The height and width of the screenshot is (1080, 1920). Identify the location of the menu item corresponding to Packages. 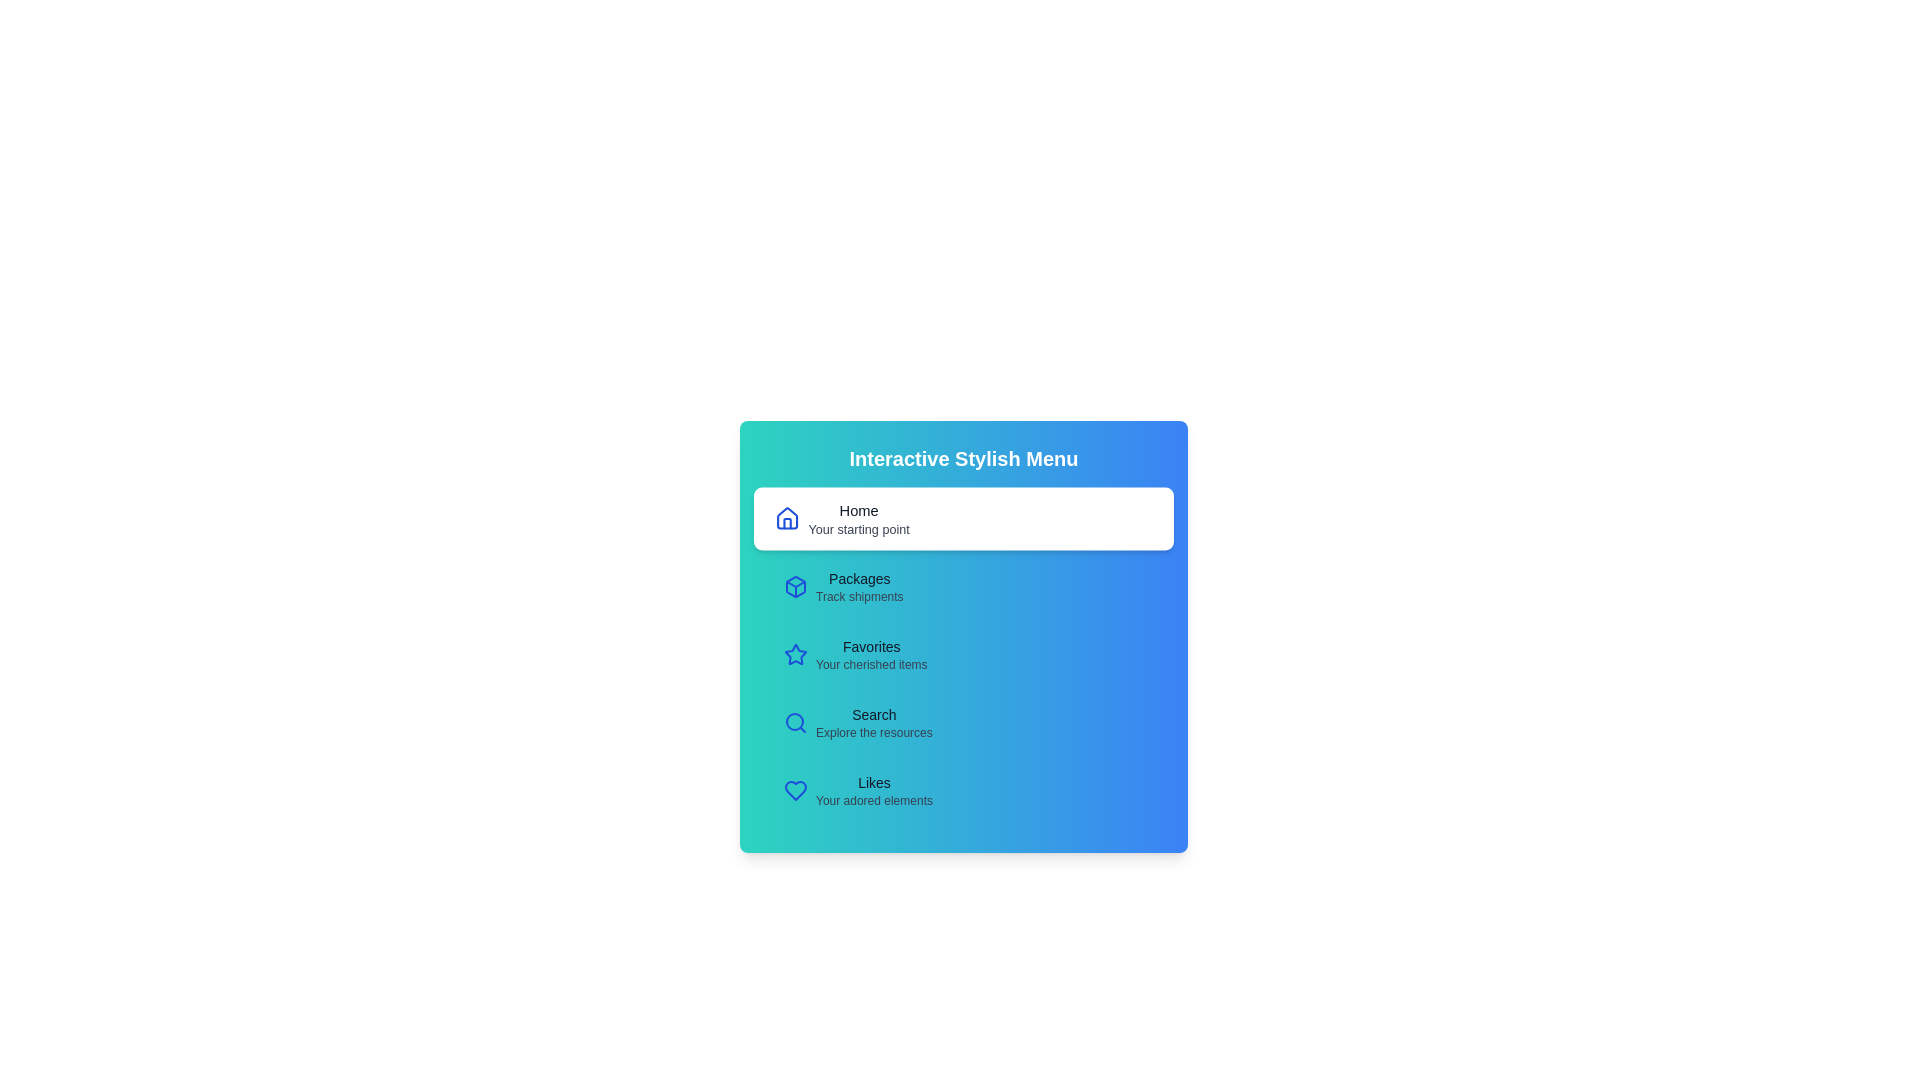
(964, 585).